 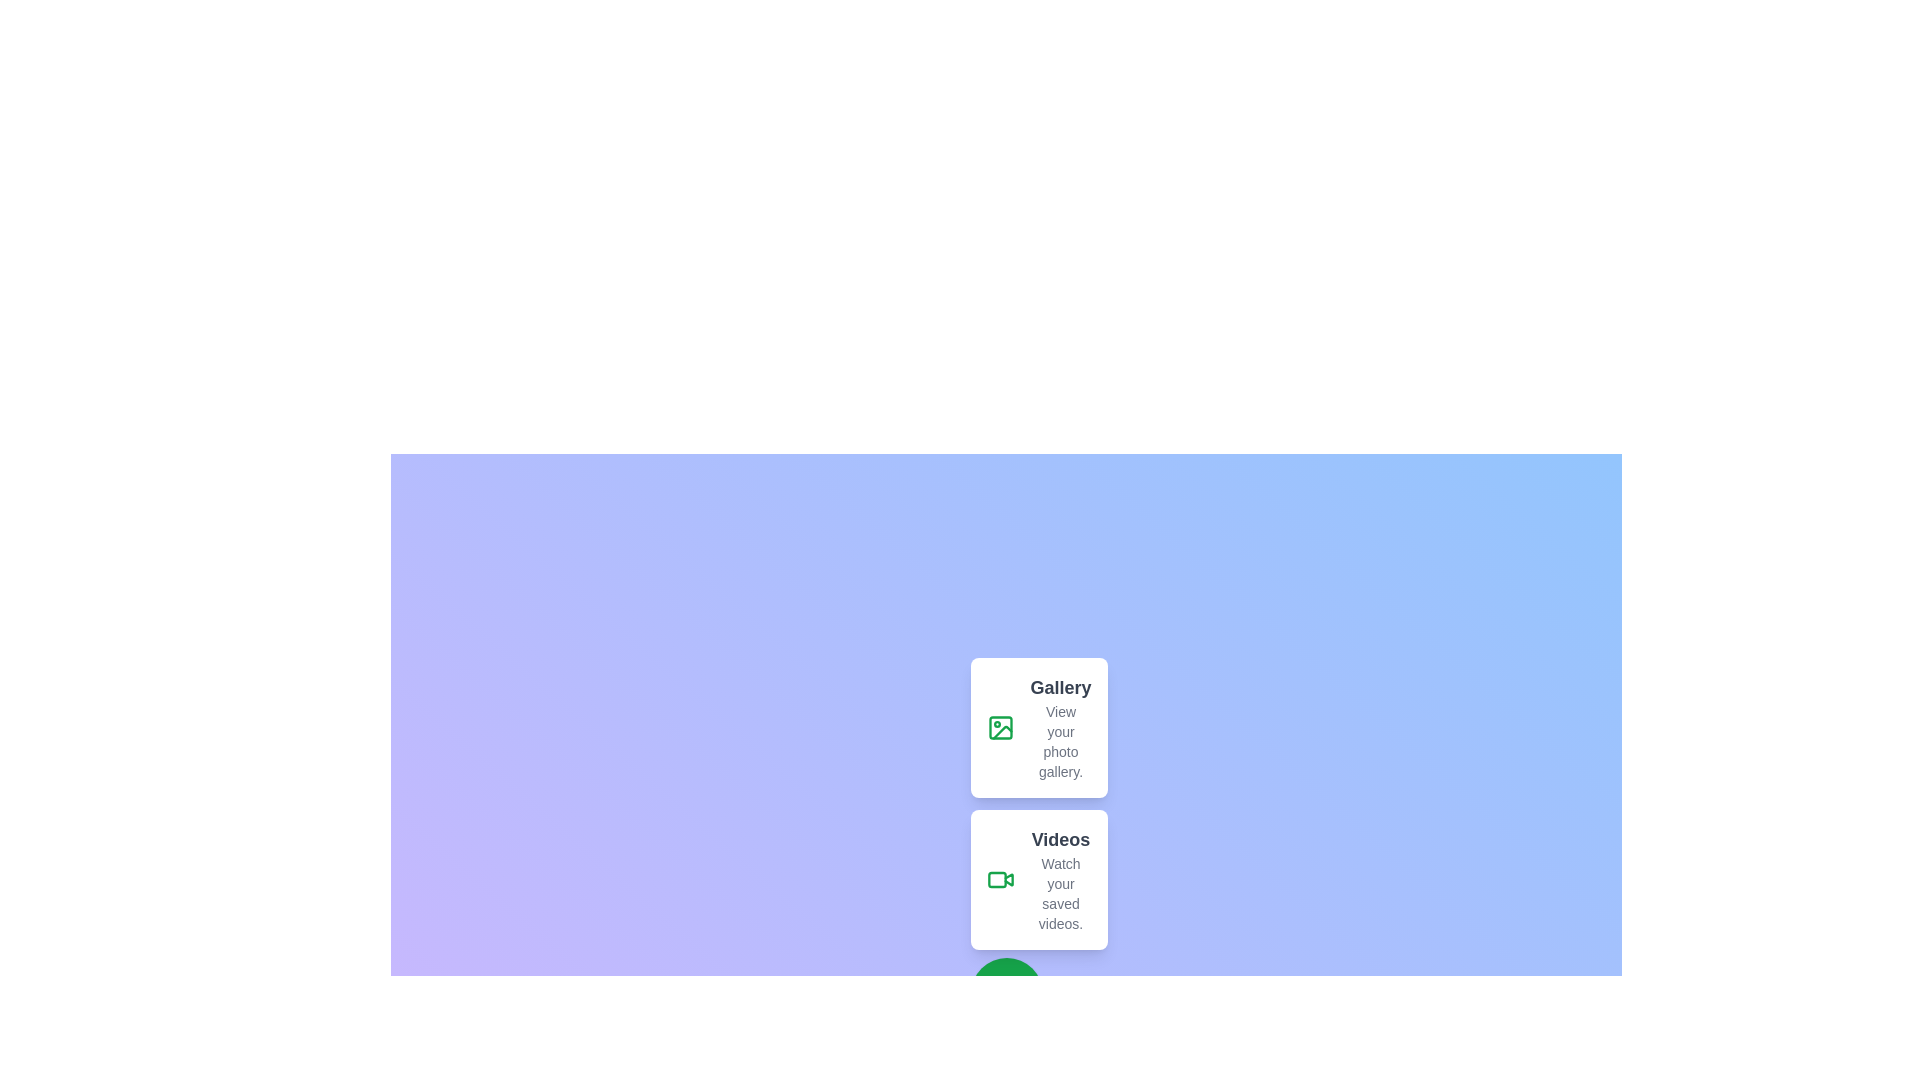 What do you see at coordinates (1000, 728) in the screenshot?
I see `the icon labeled Gallery to inspect its visual feedback` at bounding box center [1000, 728].